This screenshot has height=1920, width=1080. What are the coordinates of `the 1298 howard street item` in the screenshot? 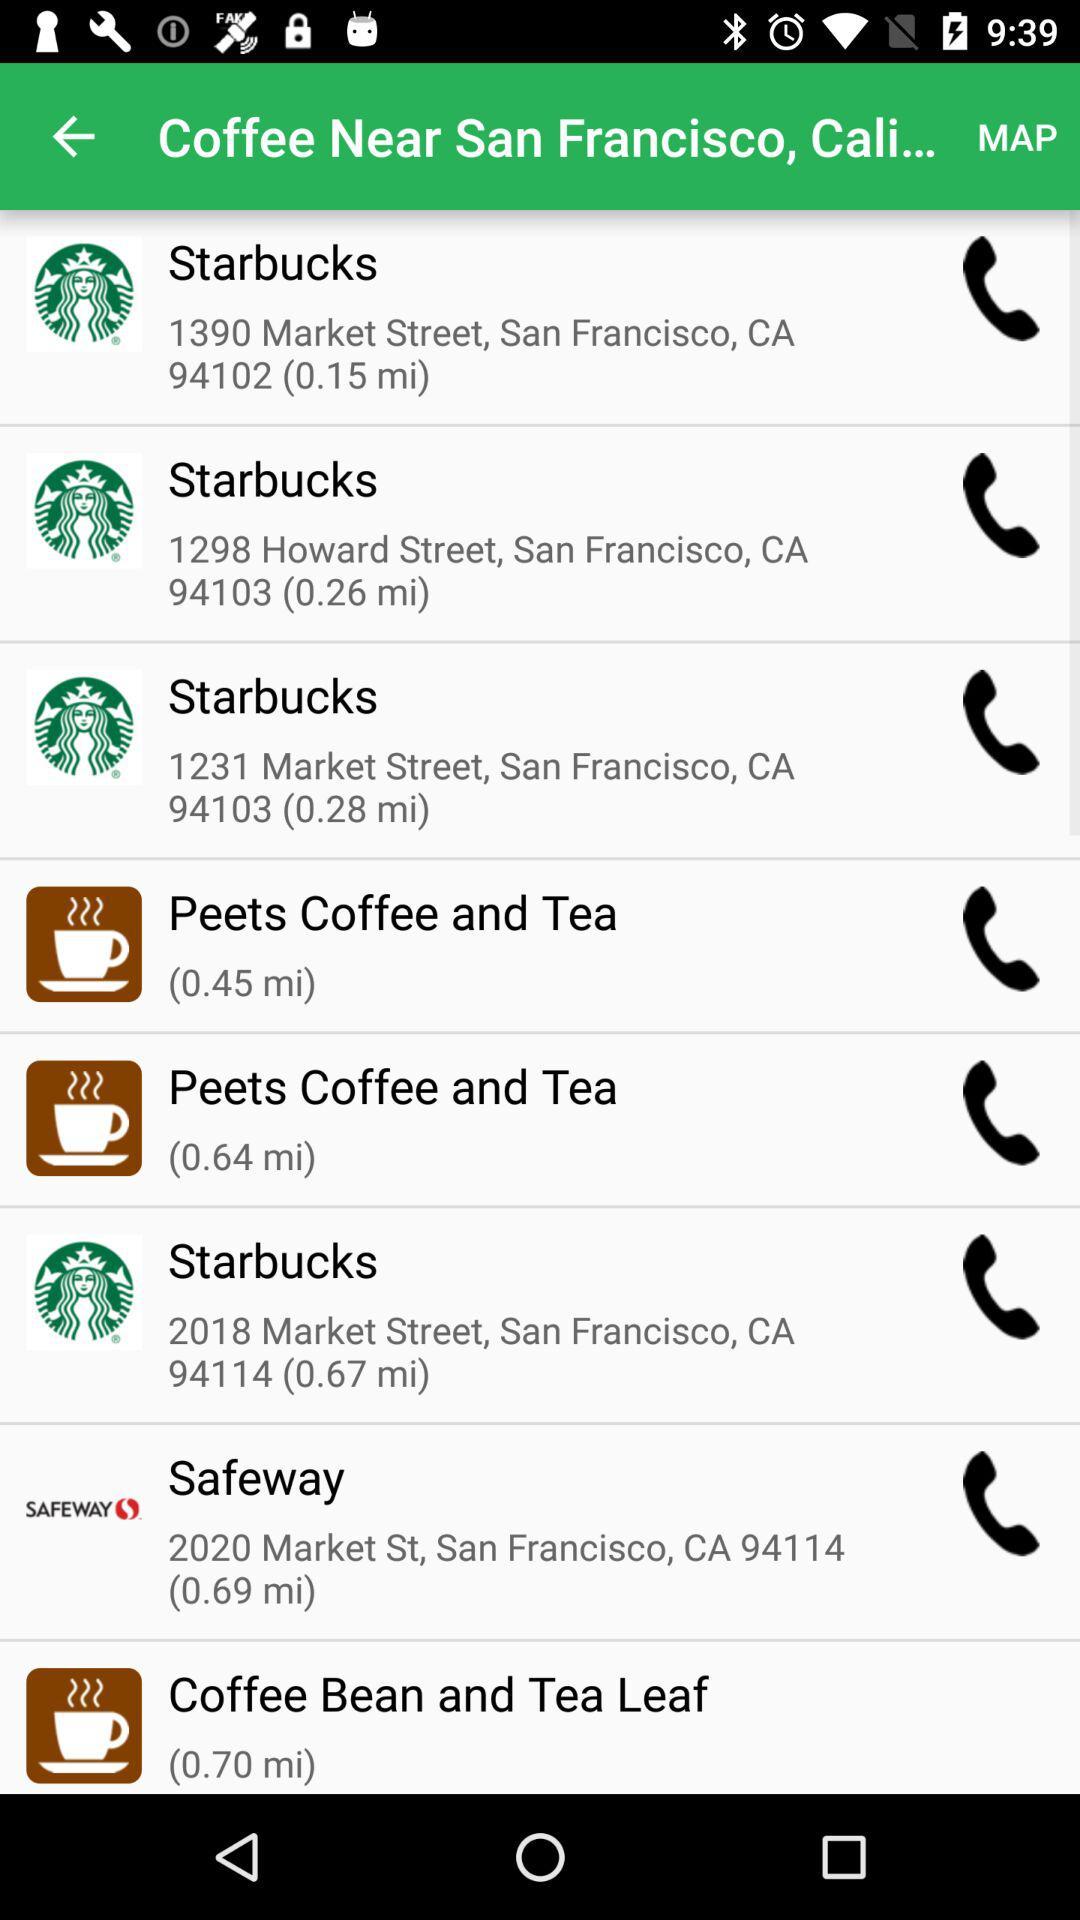 It's located at (524, 570).